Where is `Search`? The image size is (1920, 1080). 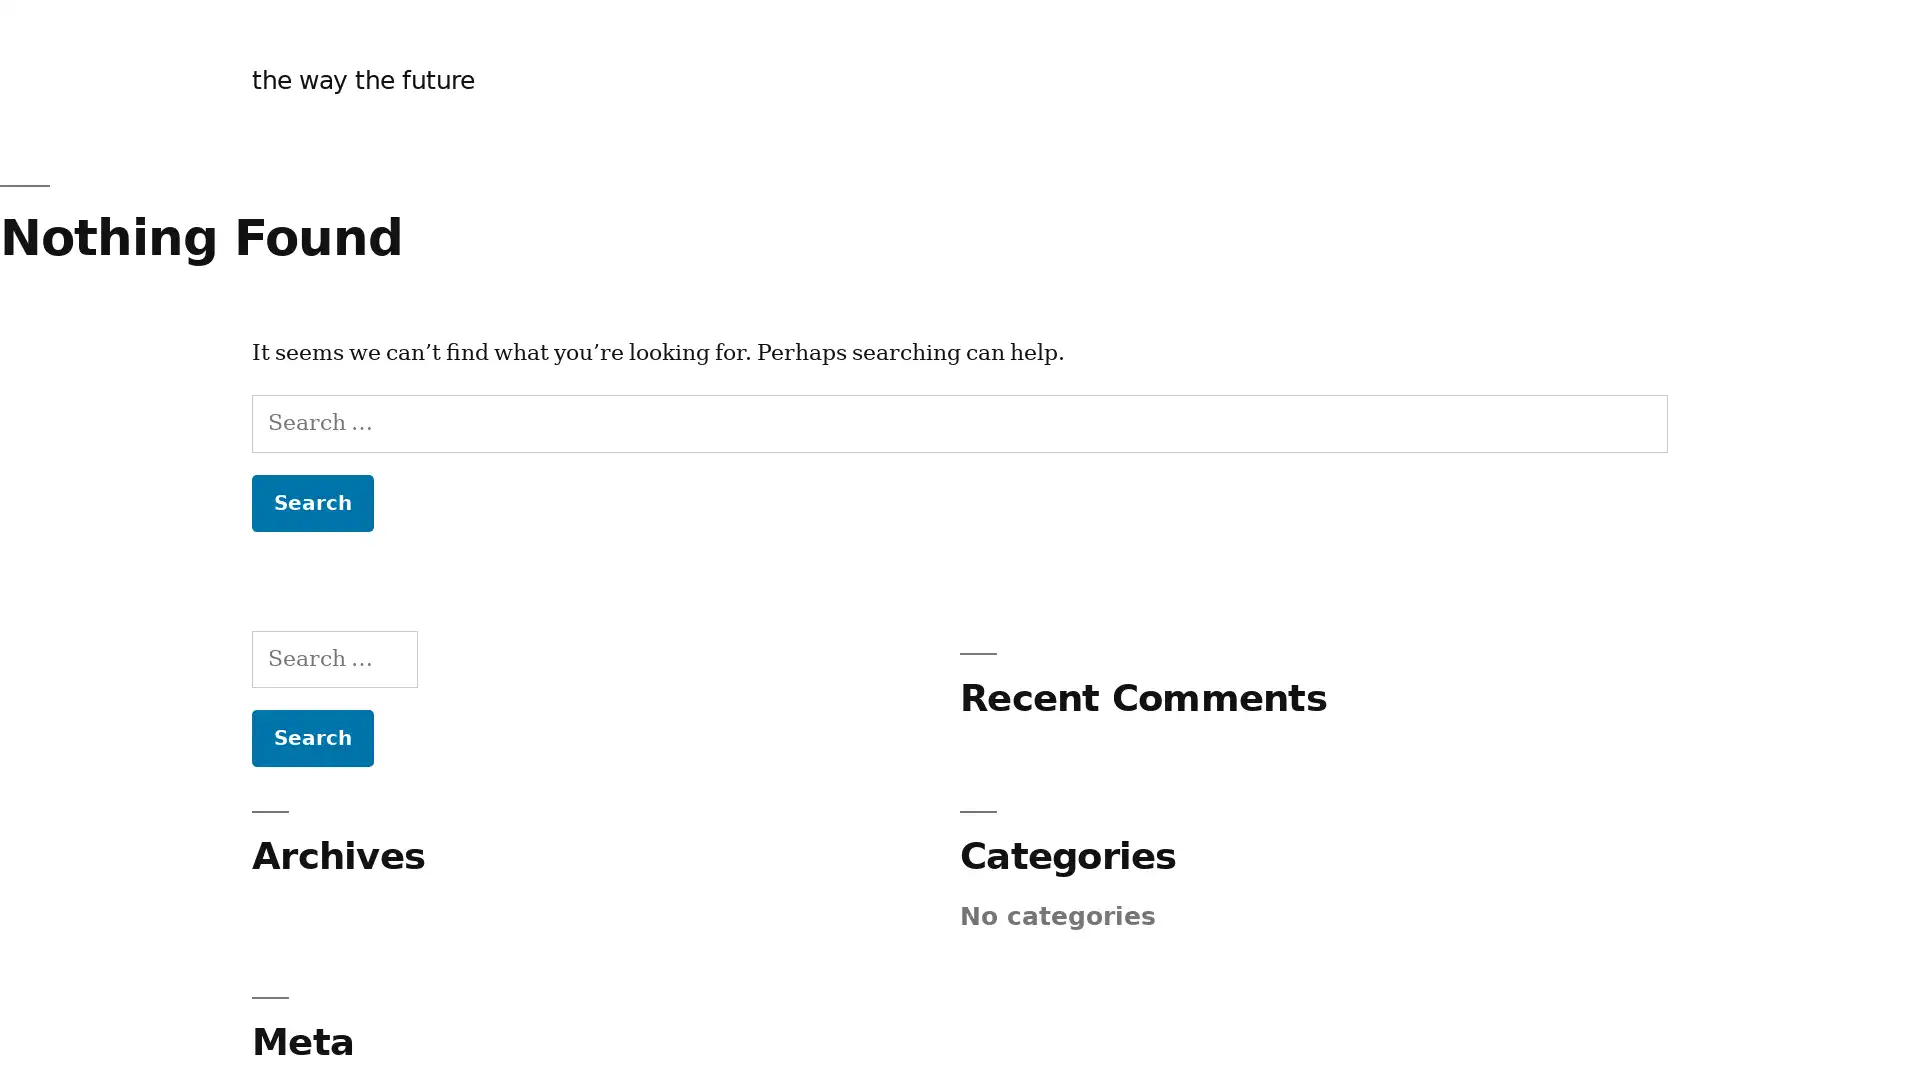 Search is located at coordinates (311, 501).